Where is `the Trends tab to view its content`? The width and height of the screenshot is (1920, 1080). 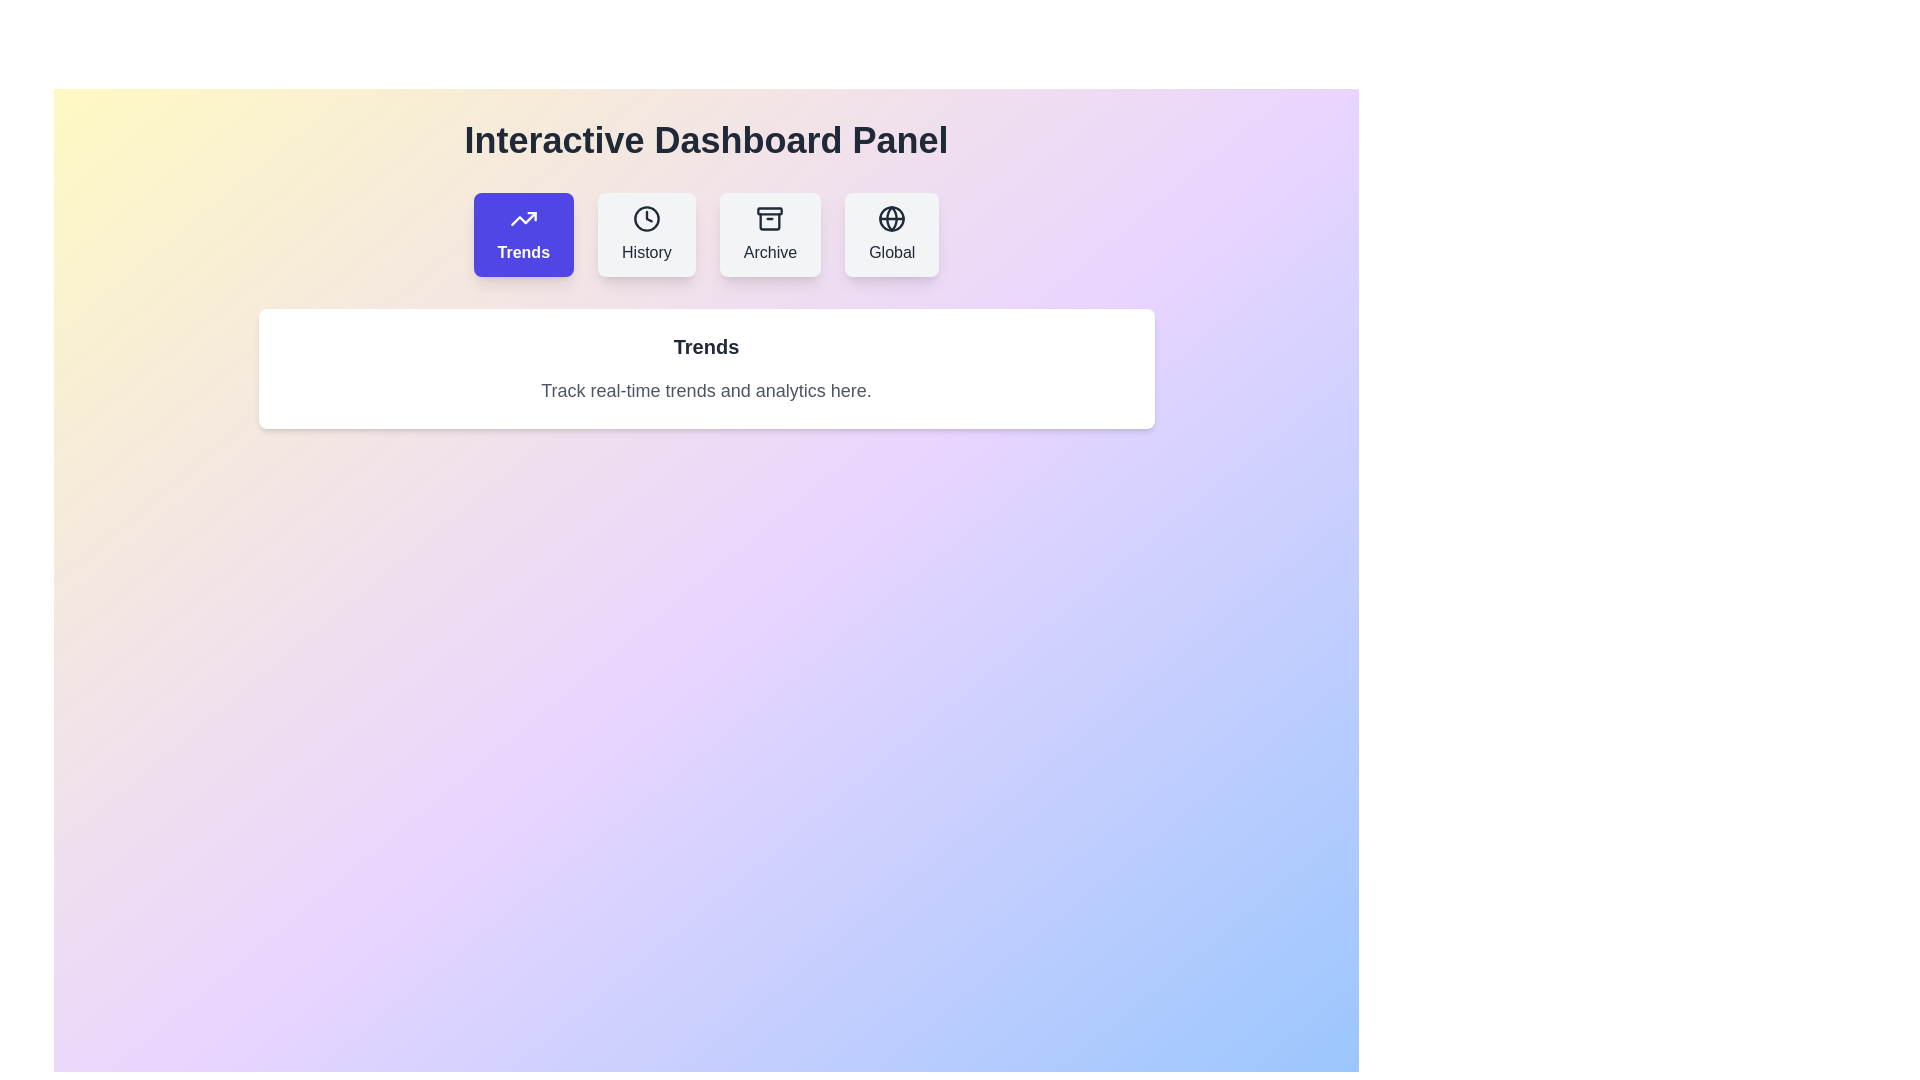 the Trends tab to view its content is located at coordinates (523, 234).